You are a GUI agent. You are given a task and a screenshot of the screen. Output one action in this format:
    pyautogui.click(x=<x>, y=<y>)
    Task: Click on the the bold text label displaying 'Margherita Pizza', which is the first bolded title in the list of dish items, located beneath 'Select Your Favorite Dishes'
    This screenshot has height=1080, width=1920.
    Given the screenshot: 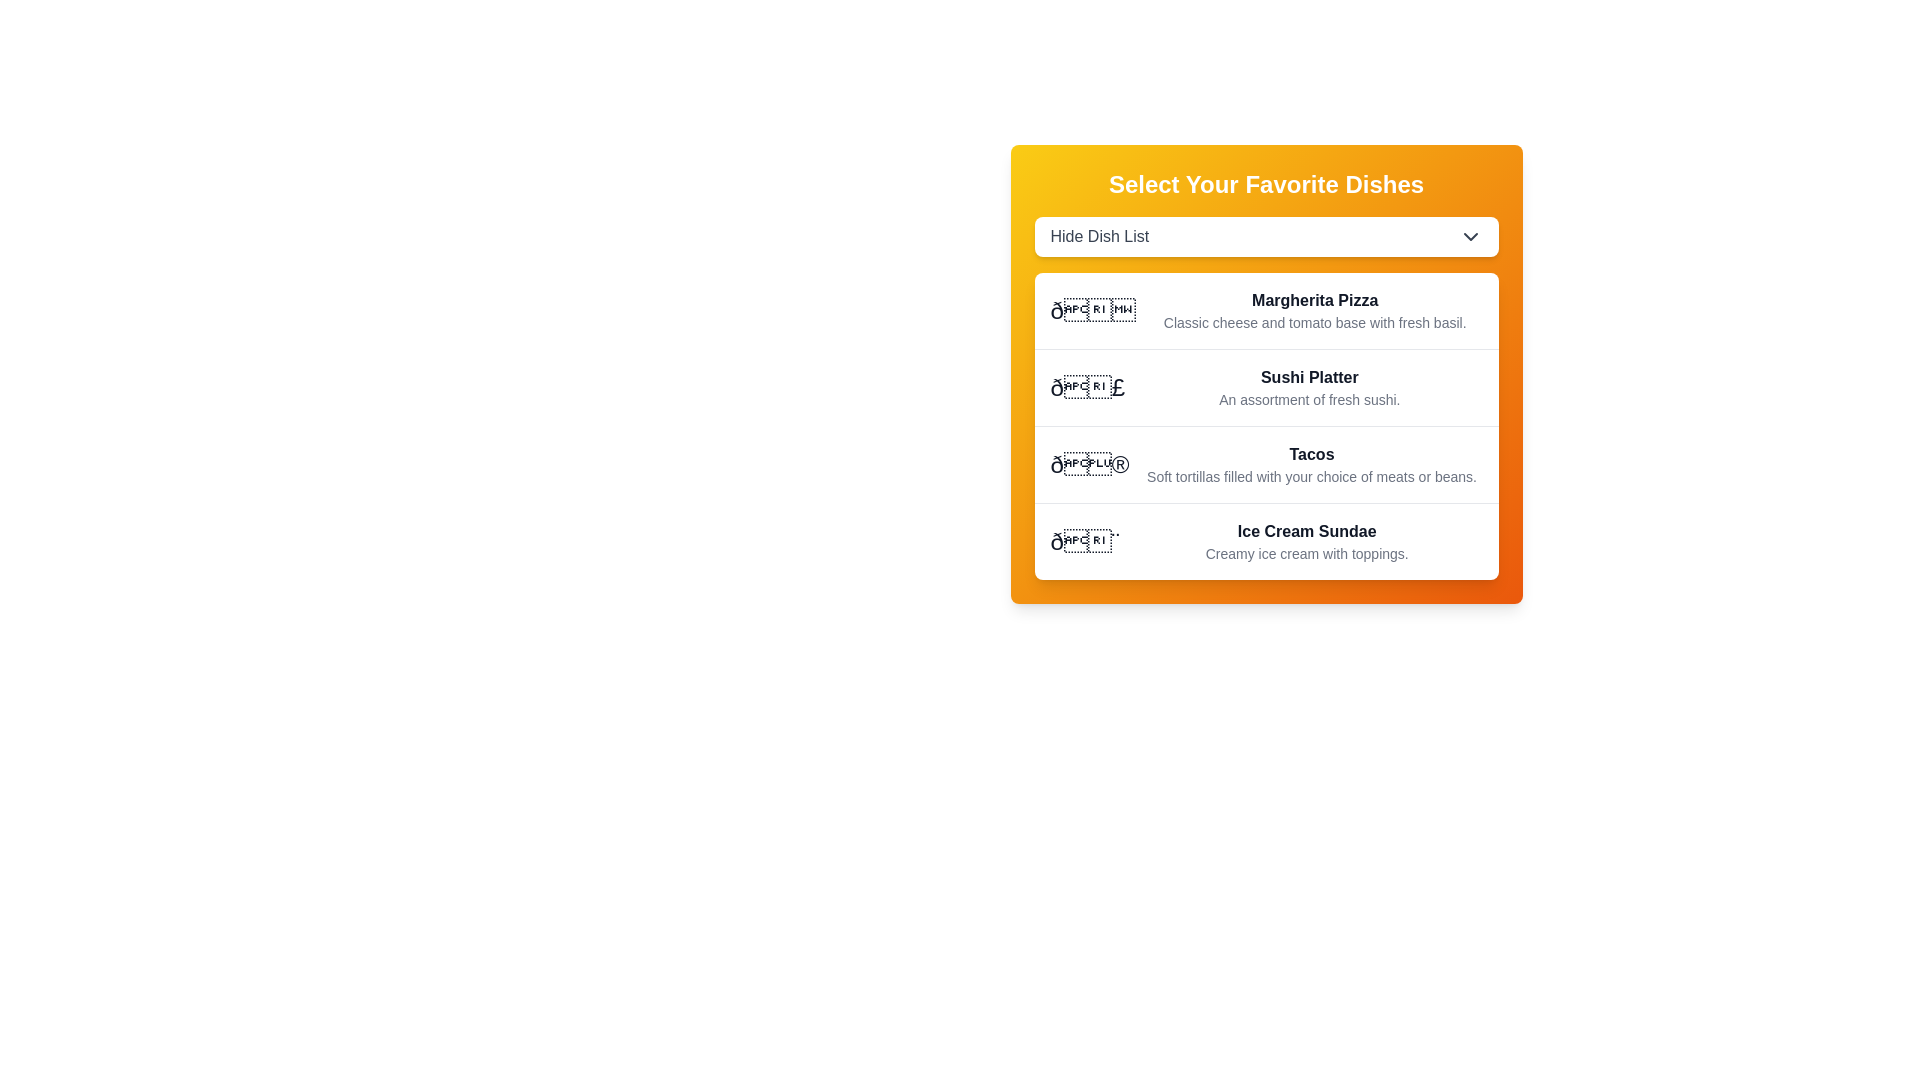 What is the action you would take?
    pyautogui.click(x=1315, y=300)
    